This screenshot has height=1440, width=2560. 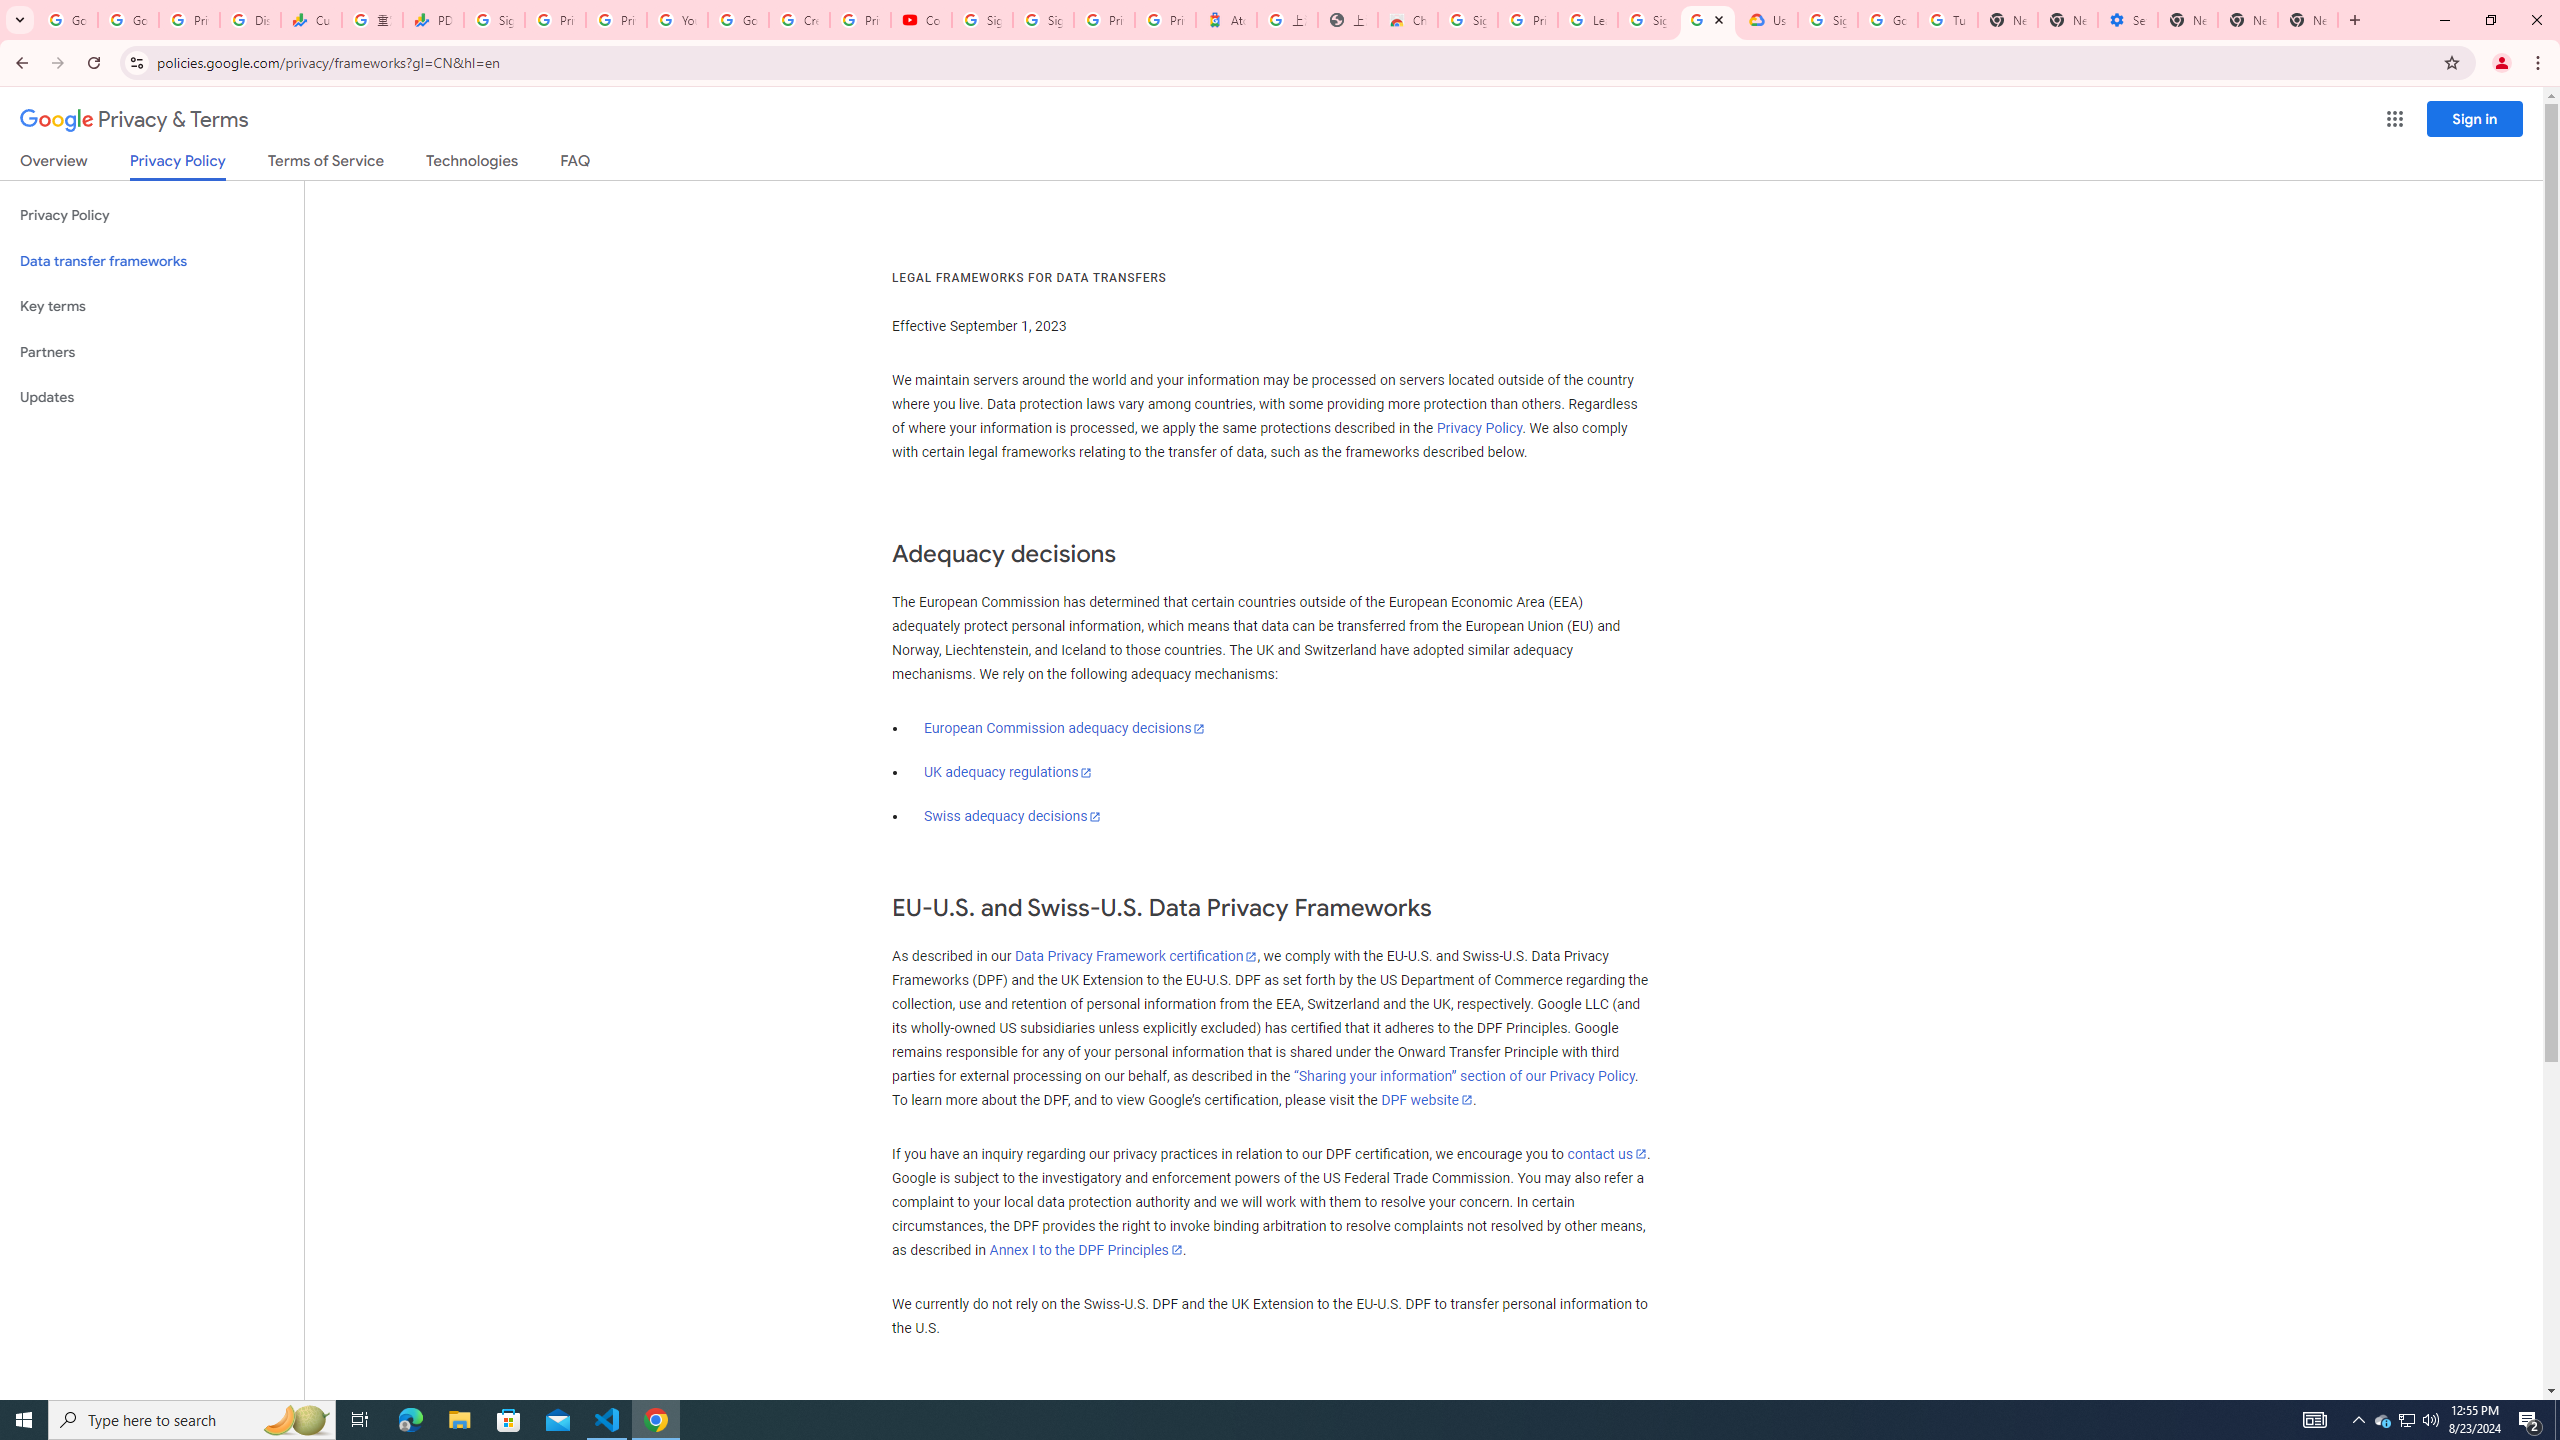 I want to click on 'contact us', so click(x=1606, y=1153).